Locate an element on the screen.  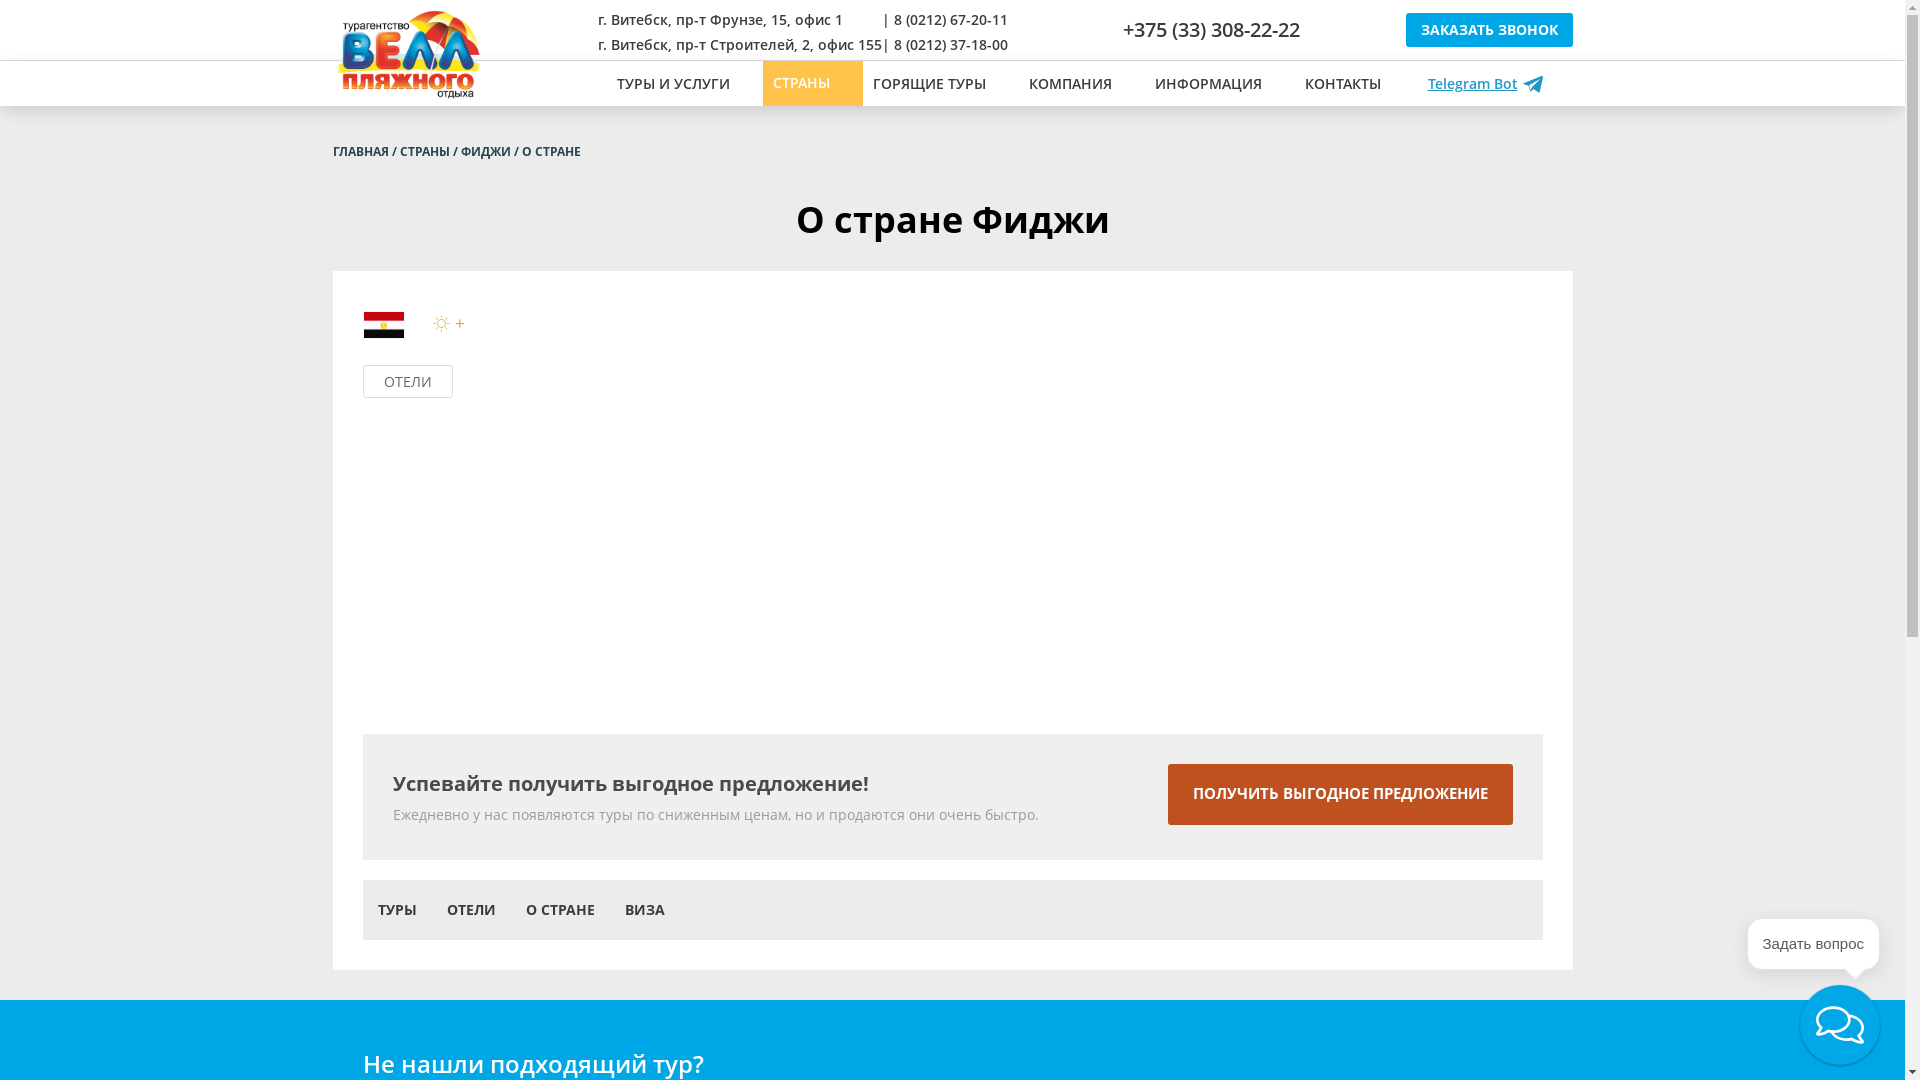
'Telegram Bot' is located at coordinates (1416, 82).